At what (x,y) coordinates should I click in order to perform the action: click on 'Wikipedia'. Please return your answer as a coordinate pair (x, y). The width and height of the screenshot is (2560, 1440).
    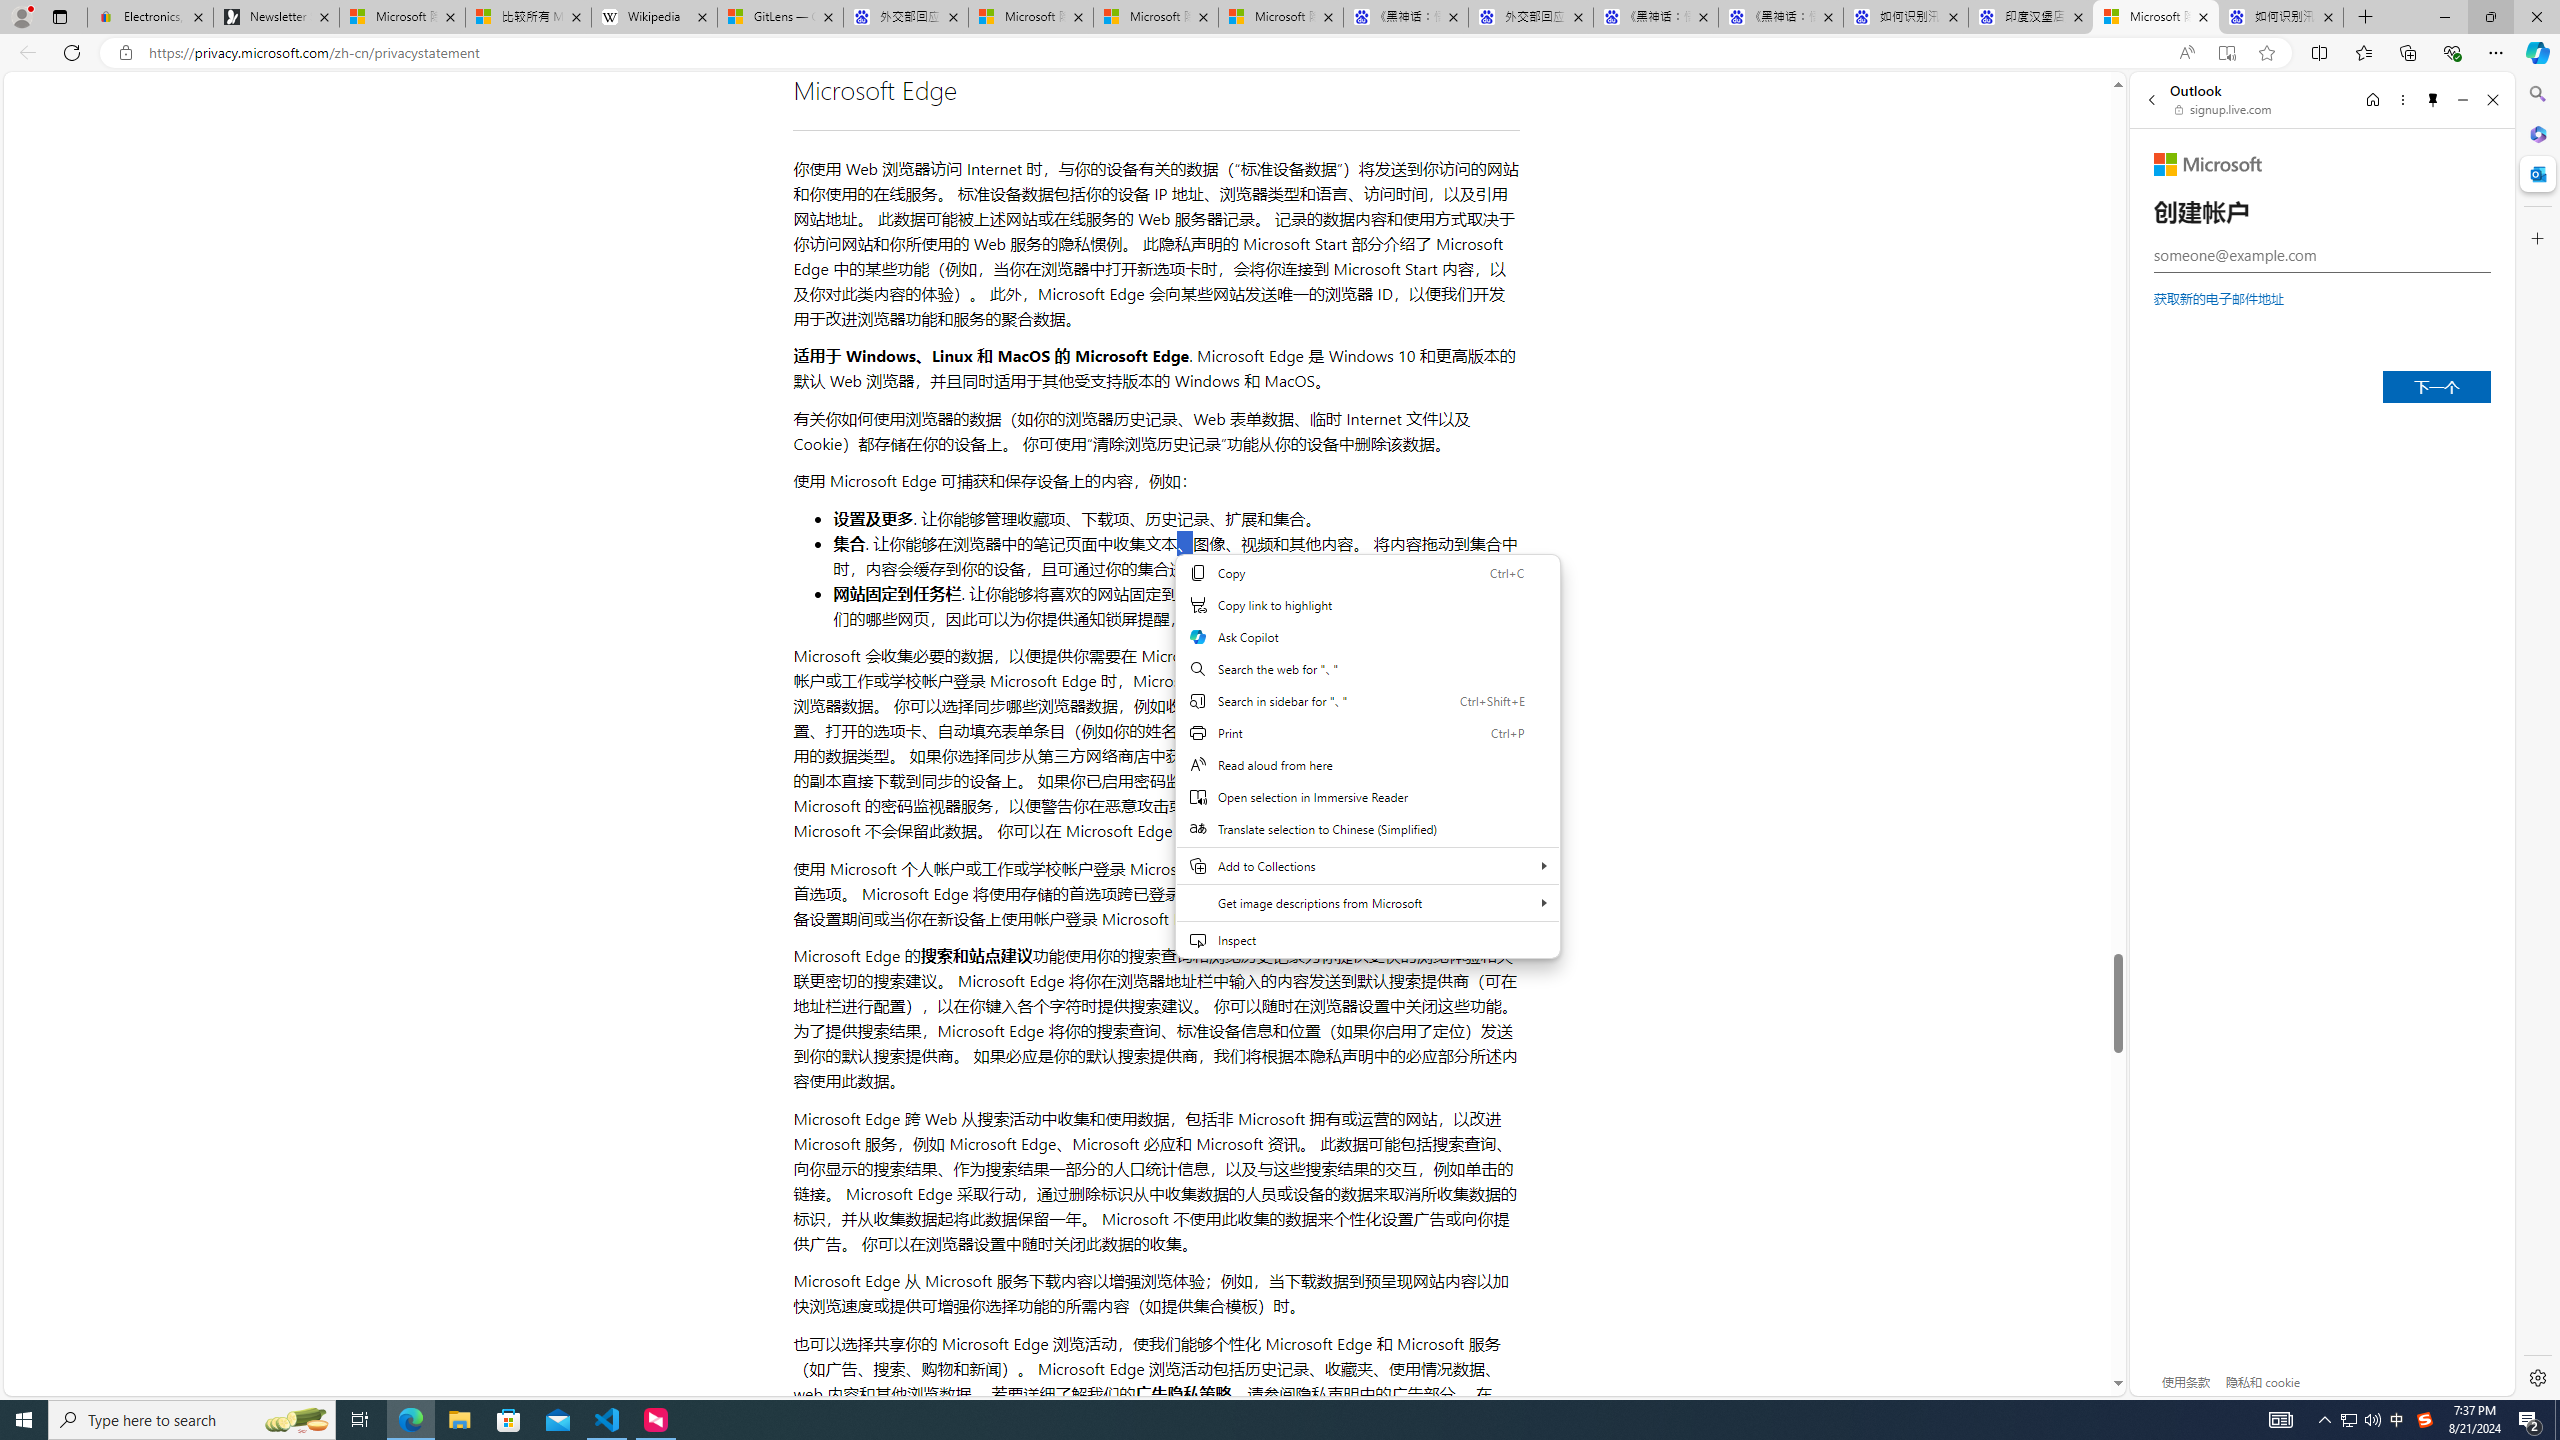
    Looking at the image, I should click on (655, 16).